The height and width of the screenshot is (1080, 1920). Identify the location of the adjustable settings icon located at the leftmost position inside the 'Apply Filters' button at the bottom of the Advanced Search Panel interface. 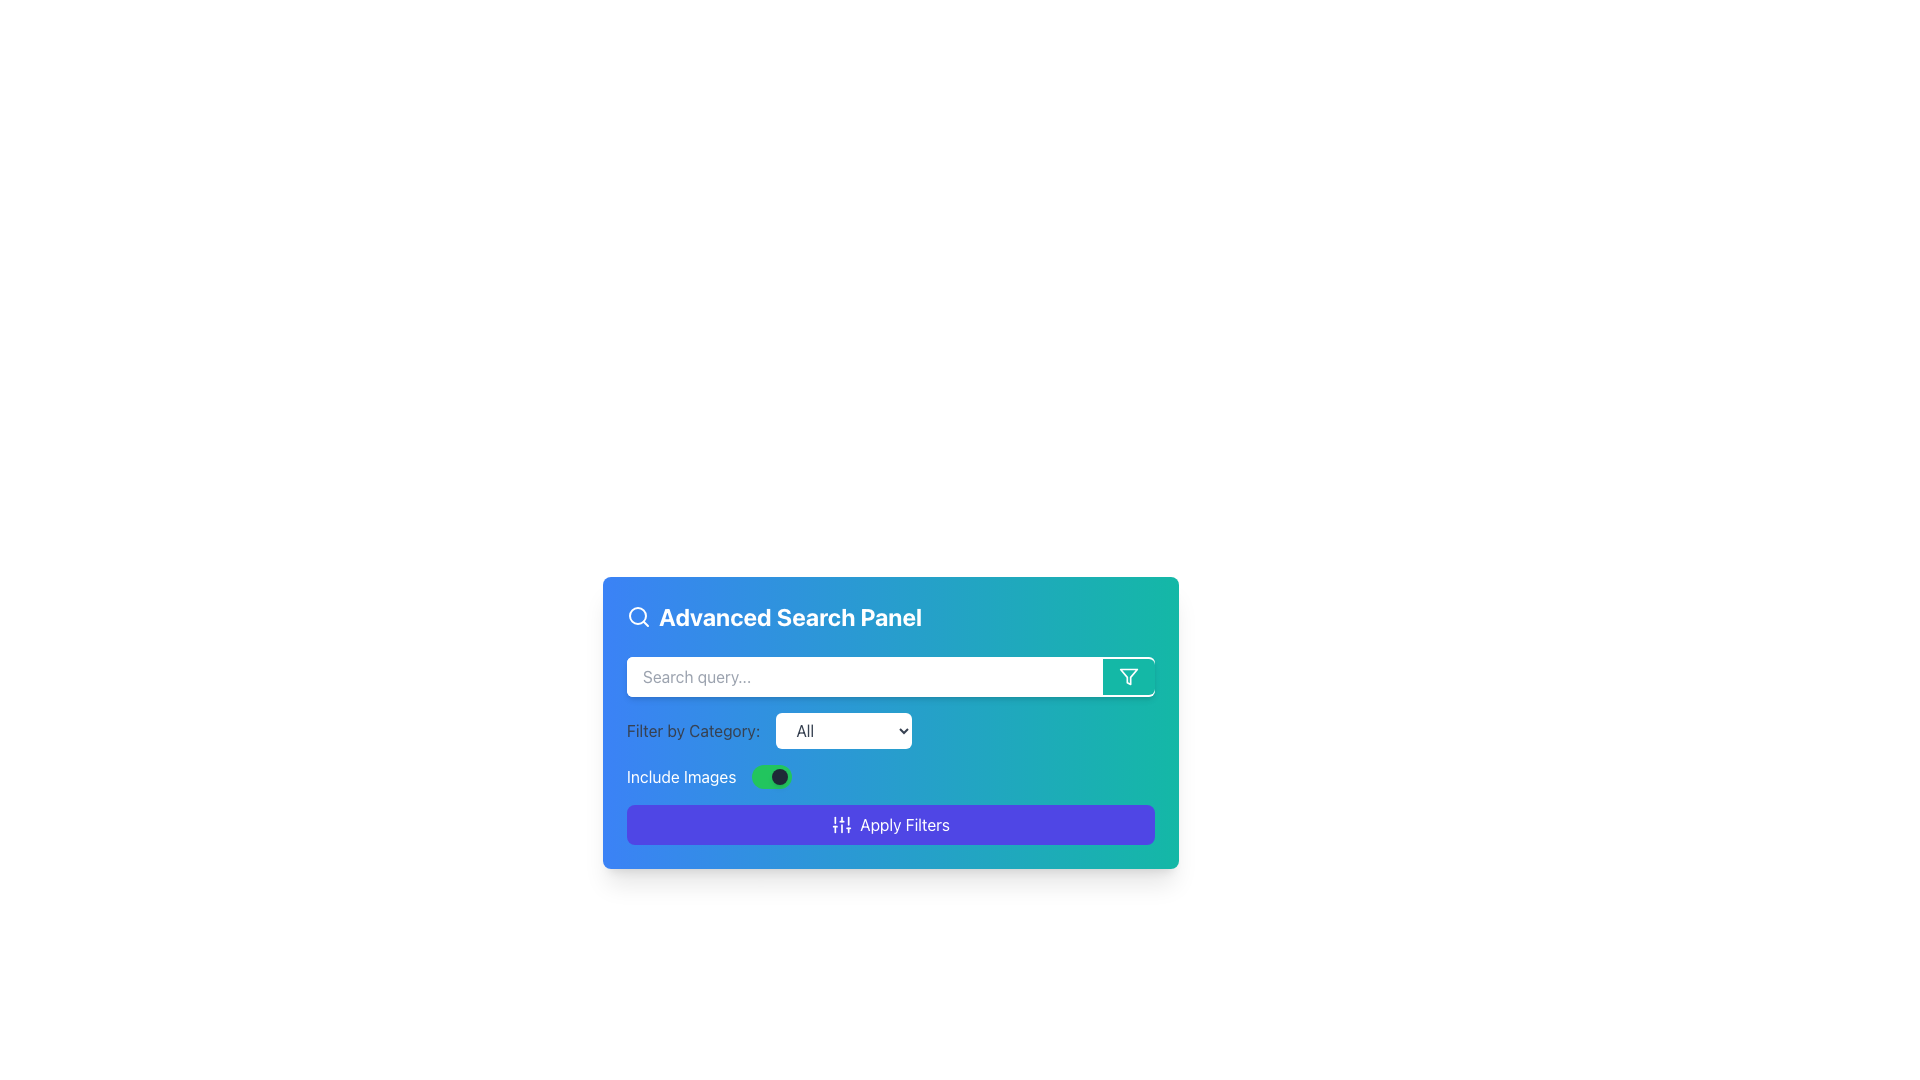
(842, 825).